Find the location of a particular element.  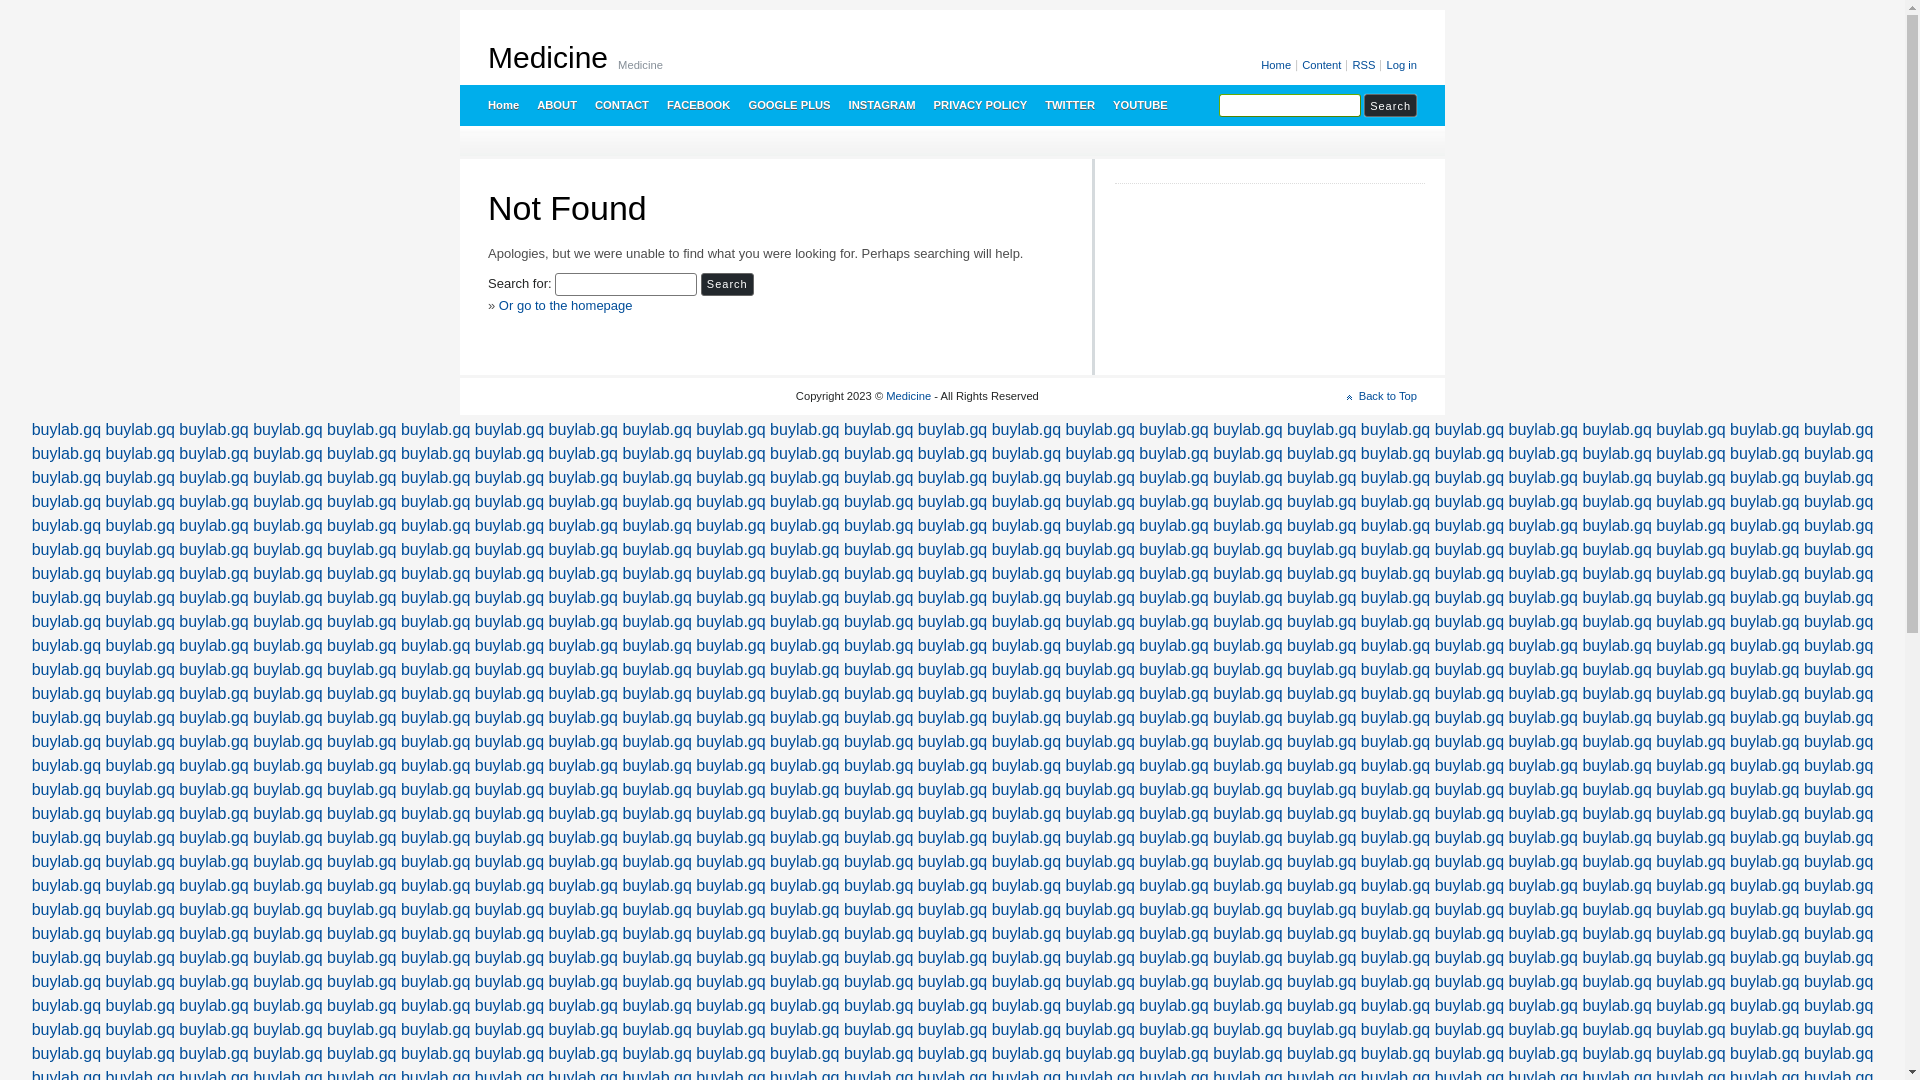

'YOUTUBE' is located at coordinates (1139, 104).